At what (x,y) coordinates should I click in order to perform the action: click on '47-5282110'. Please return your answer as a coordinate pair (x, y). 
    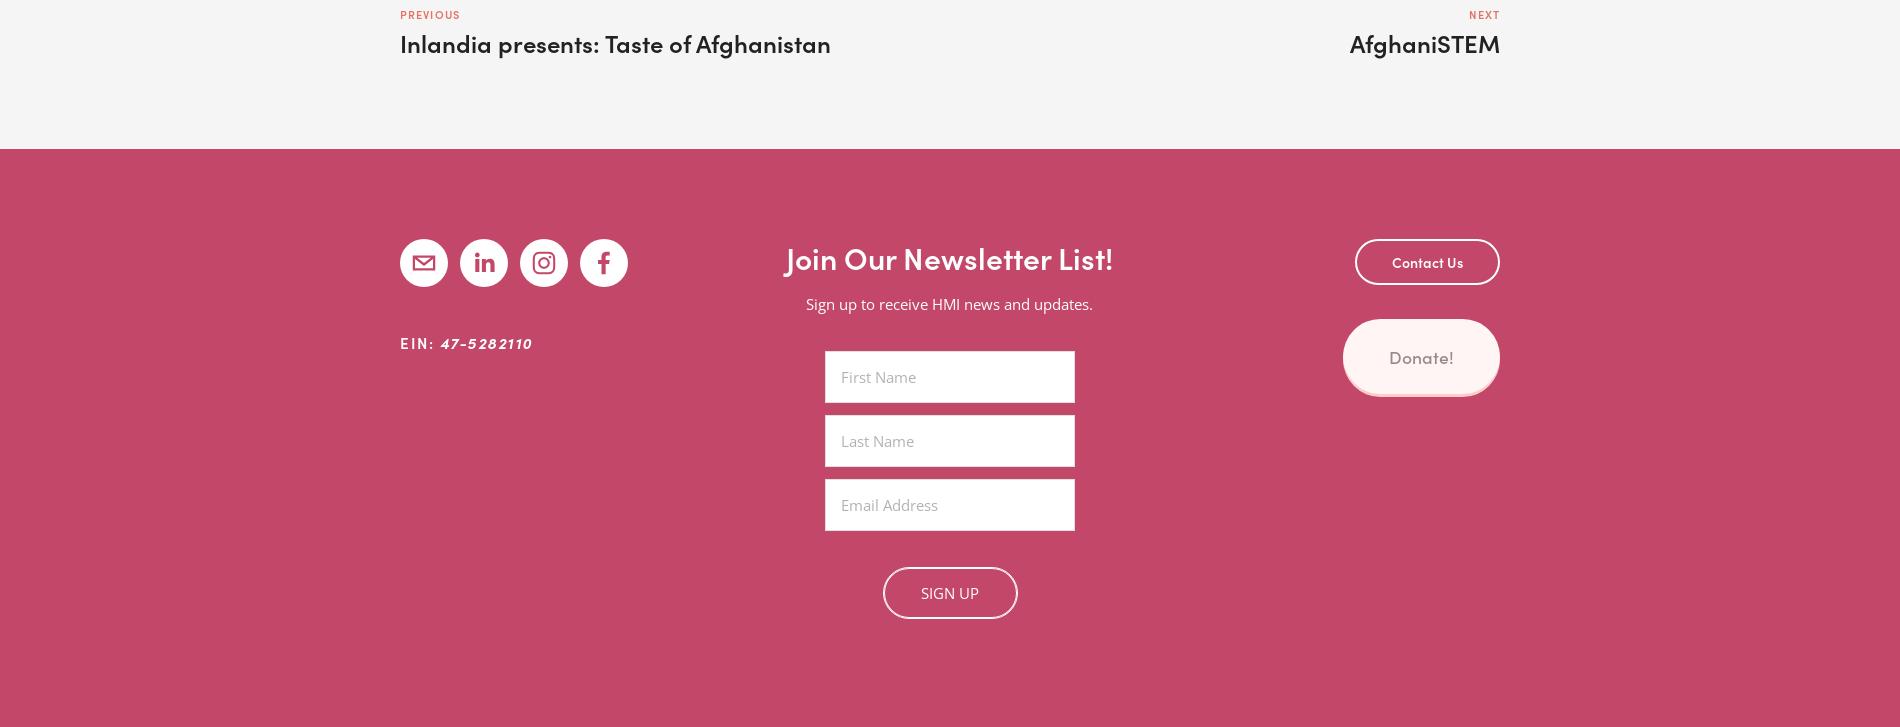
    Looking at the image, I should click on (485, 341).